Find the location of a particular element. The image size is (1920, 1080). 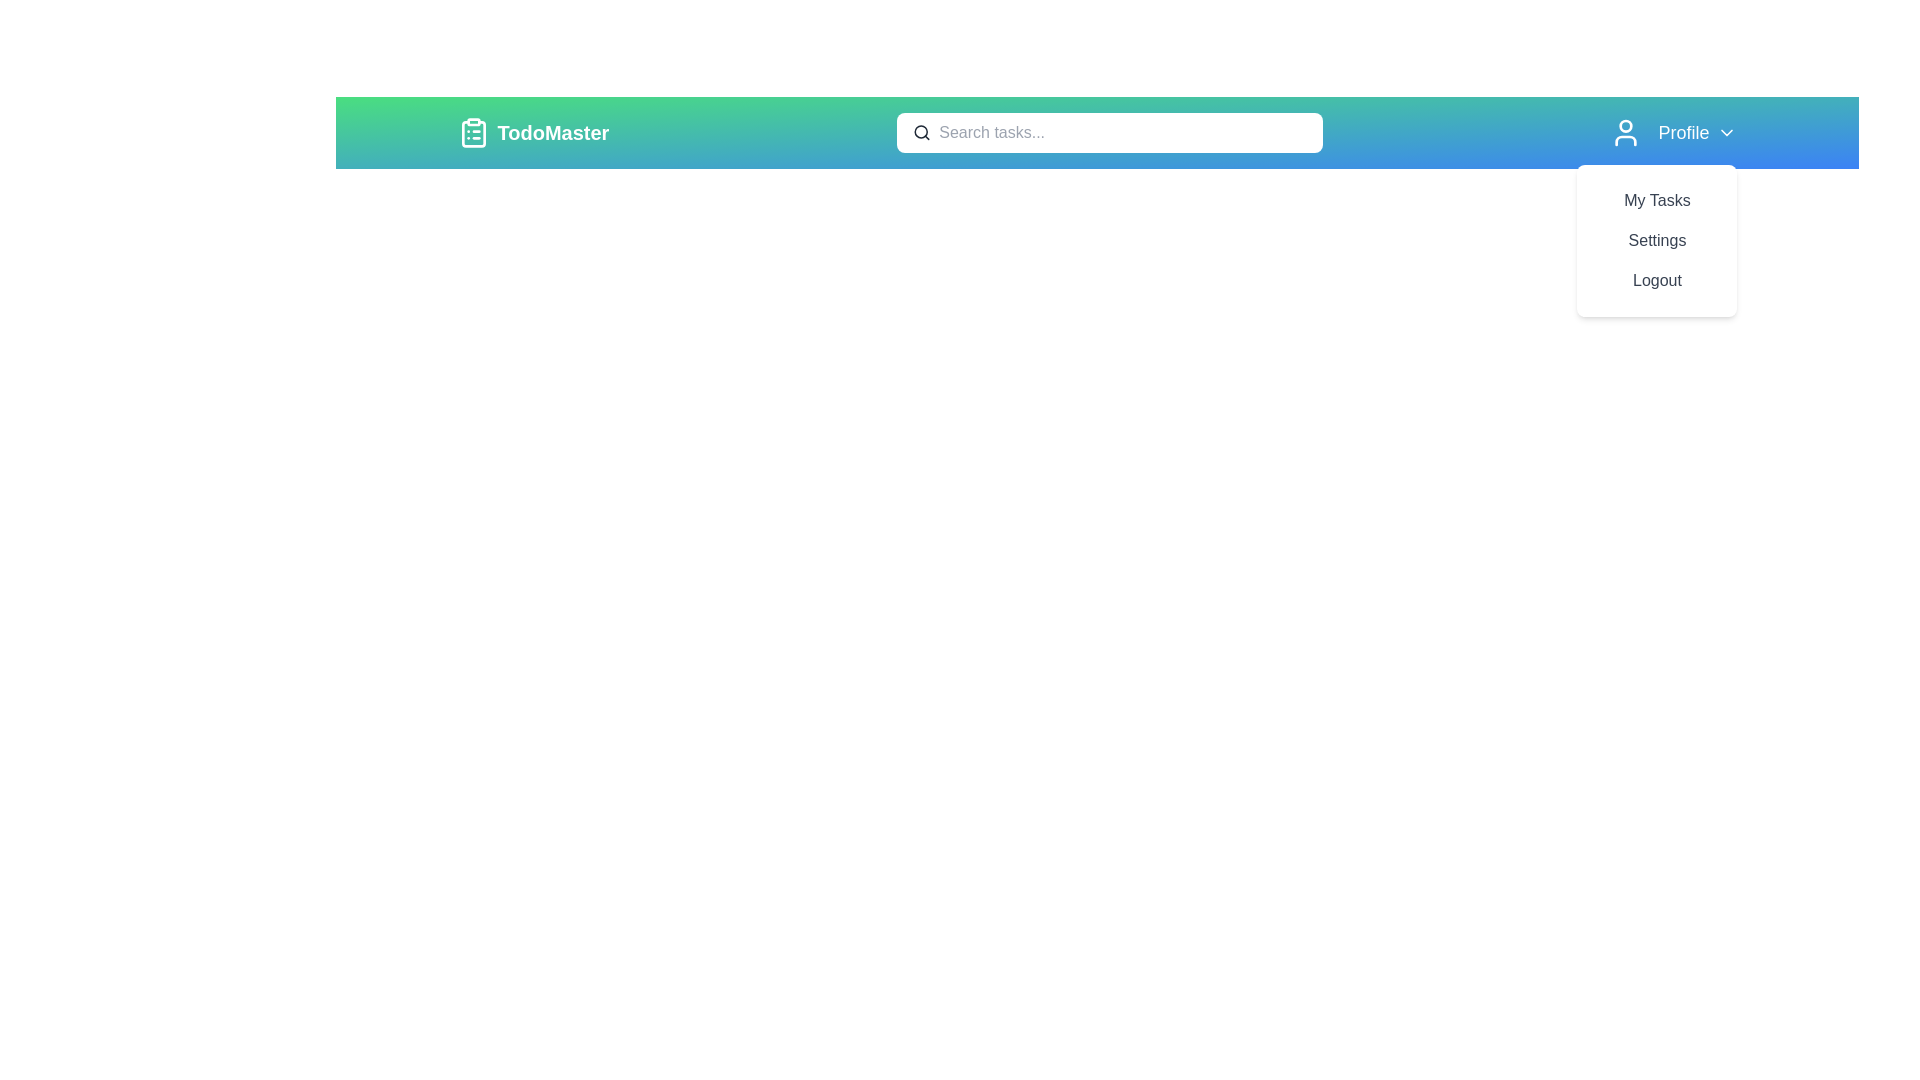

the user profile access icon located in the top navigation bar, which is positioned to the left of the 'Profile' label and 'chevron-down' icon is located at coordinates (1626, 132).